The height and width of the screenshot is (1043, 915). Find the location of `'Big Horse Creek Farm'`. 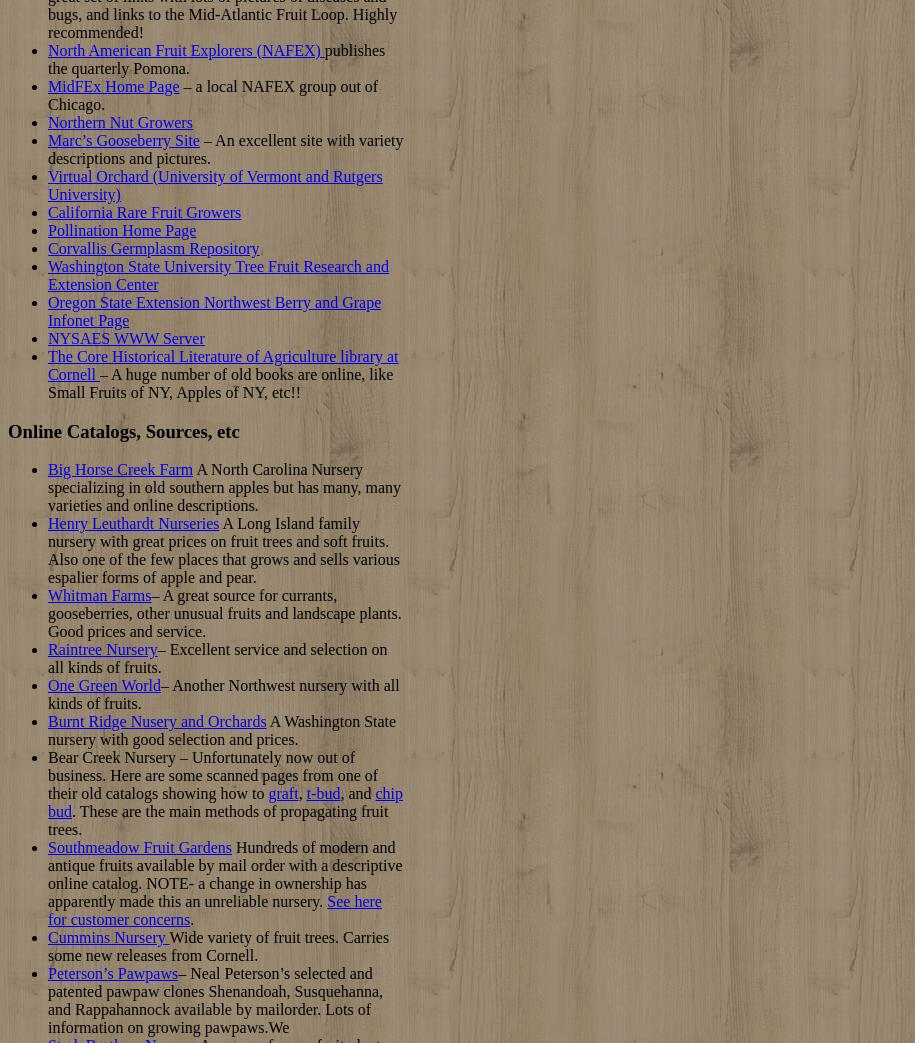

'Big Horse Creek Farm' is located at coordinates (120, 468).